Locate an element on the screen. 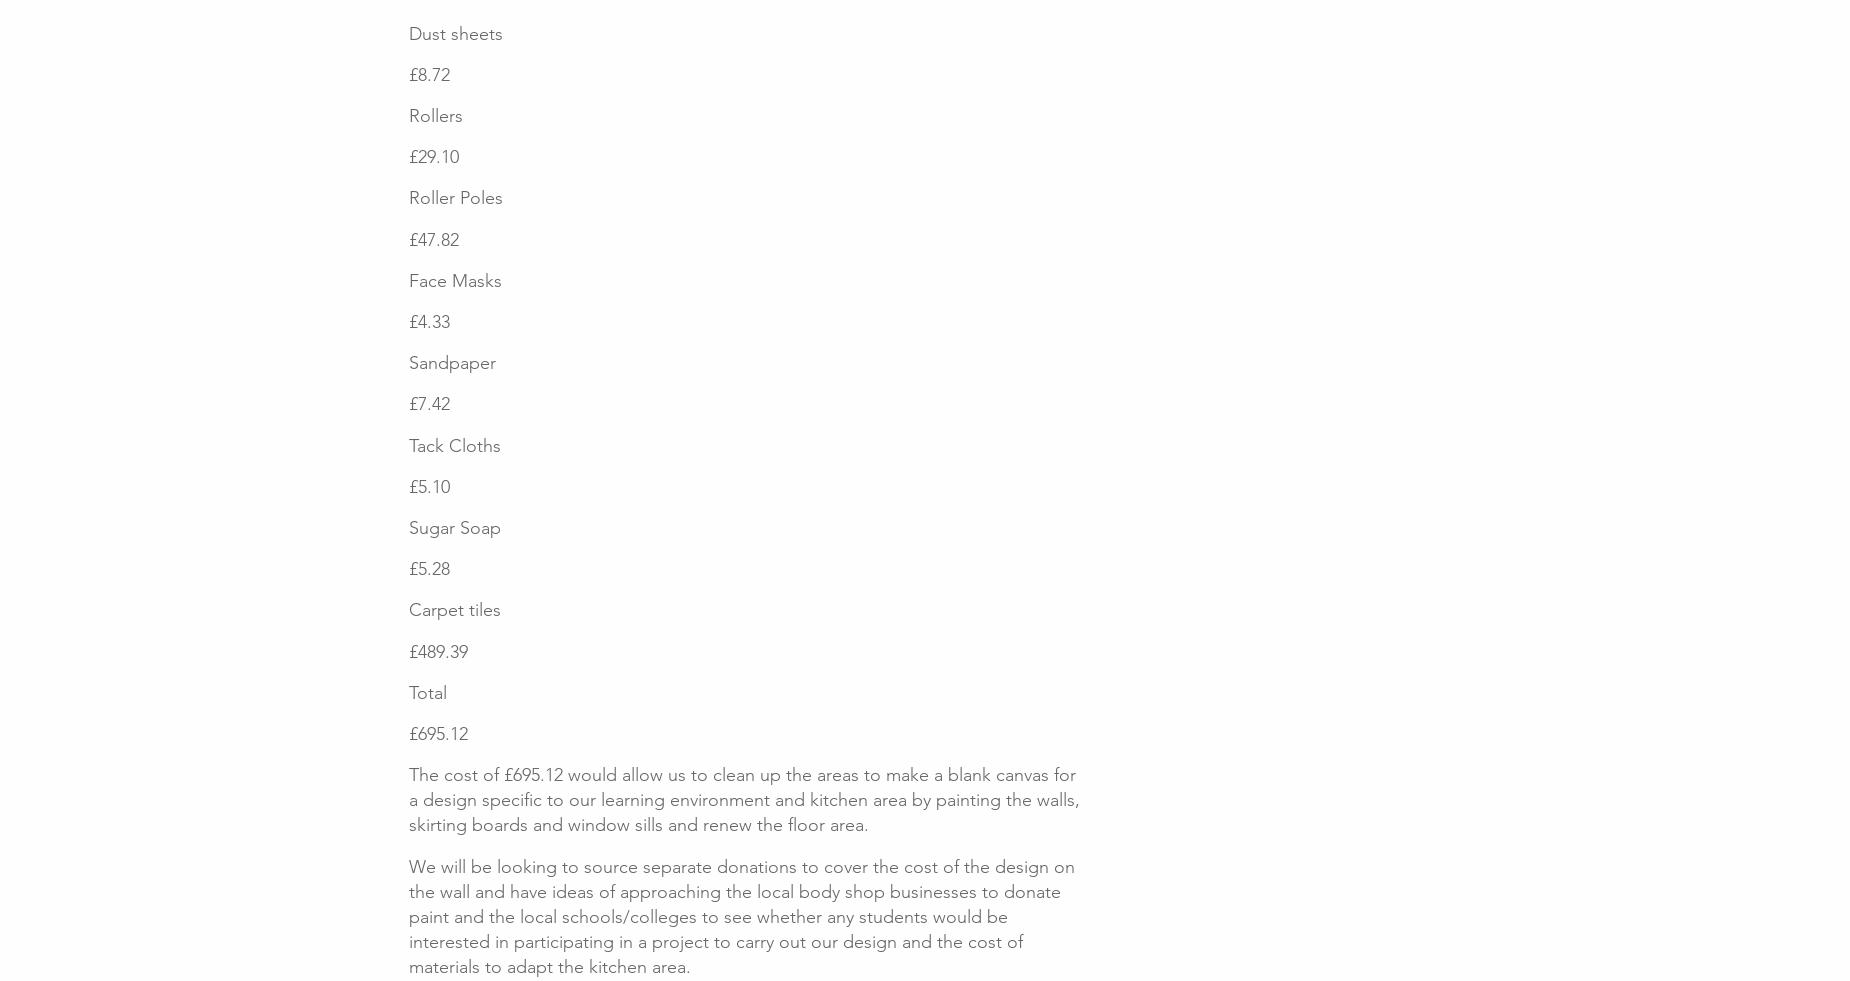  'Tack Cloths' is located at coordinates (453, 443).